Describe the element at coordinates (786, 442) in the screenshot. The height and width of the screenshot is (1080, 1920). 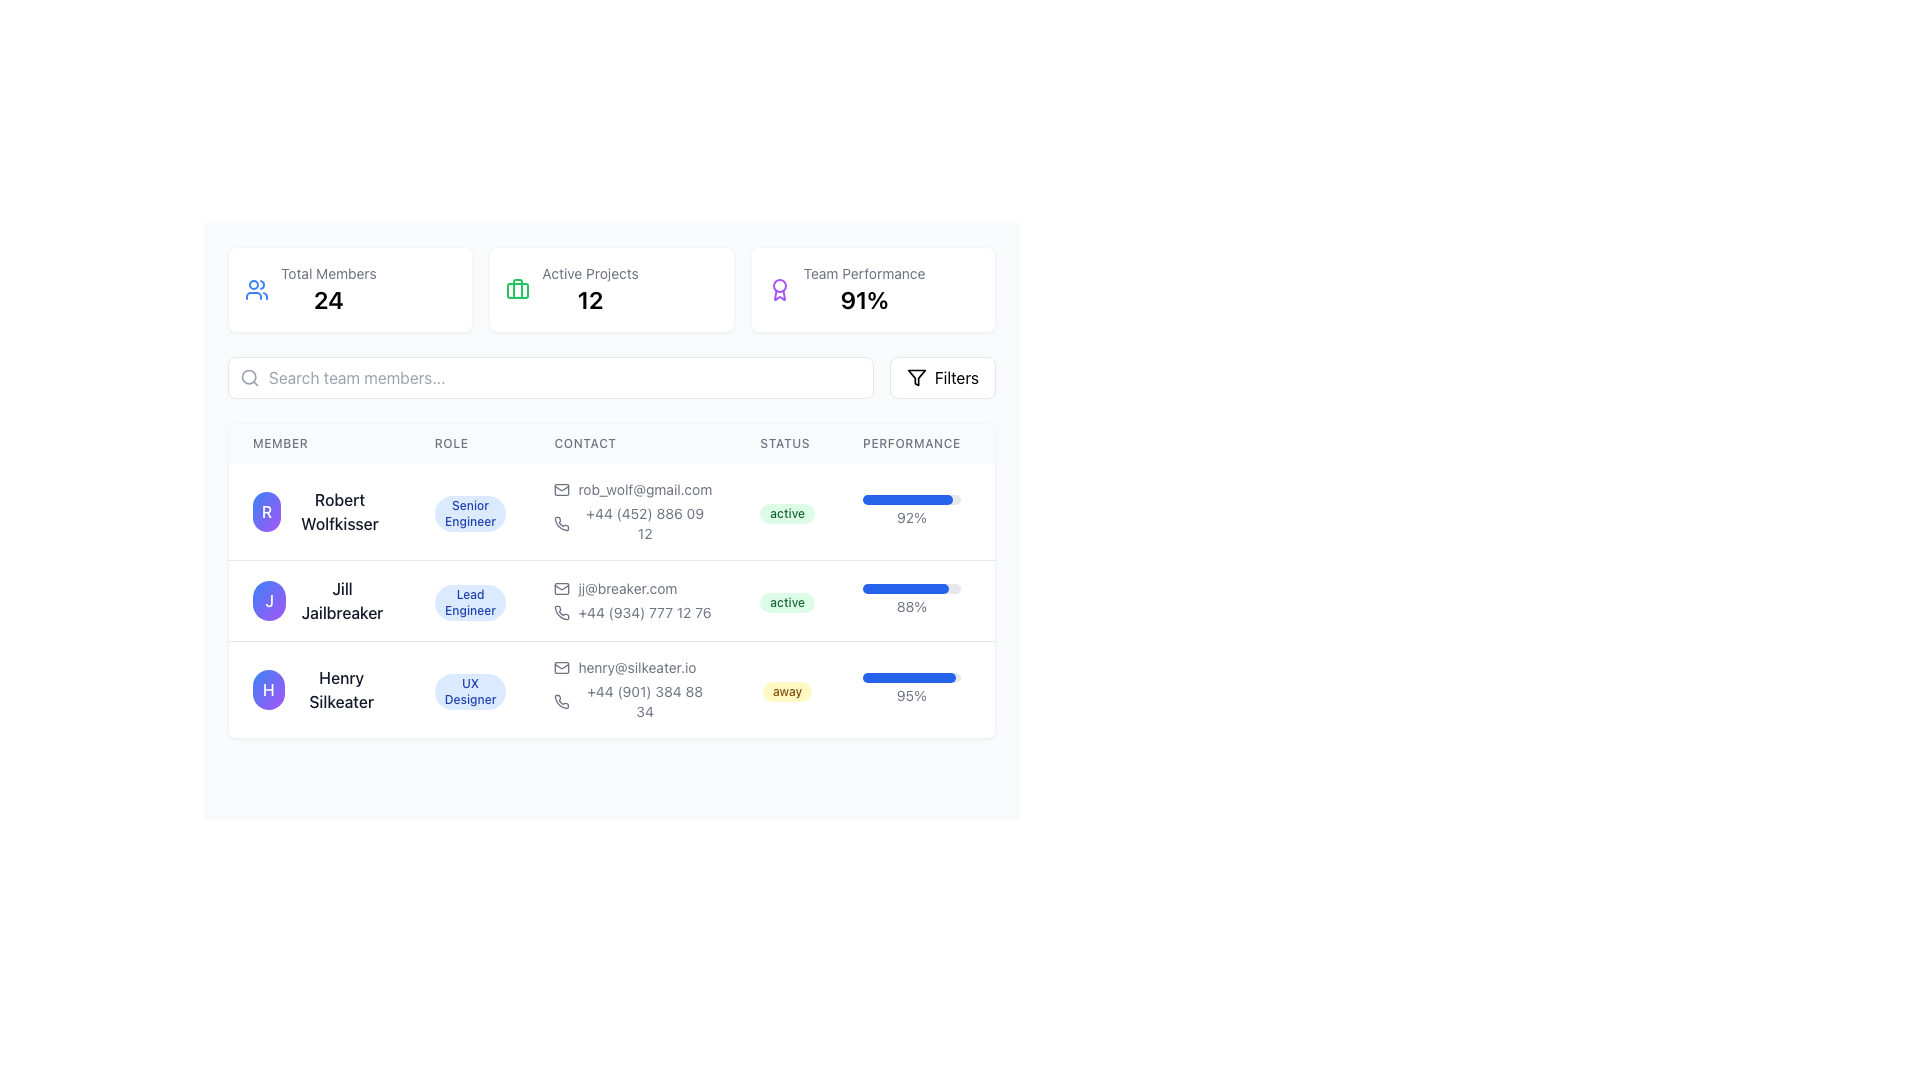
I see `the 'Status' column header label, which is the fourth column in the table, located between the 'Contact' and 'Performance' columns` at that location.